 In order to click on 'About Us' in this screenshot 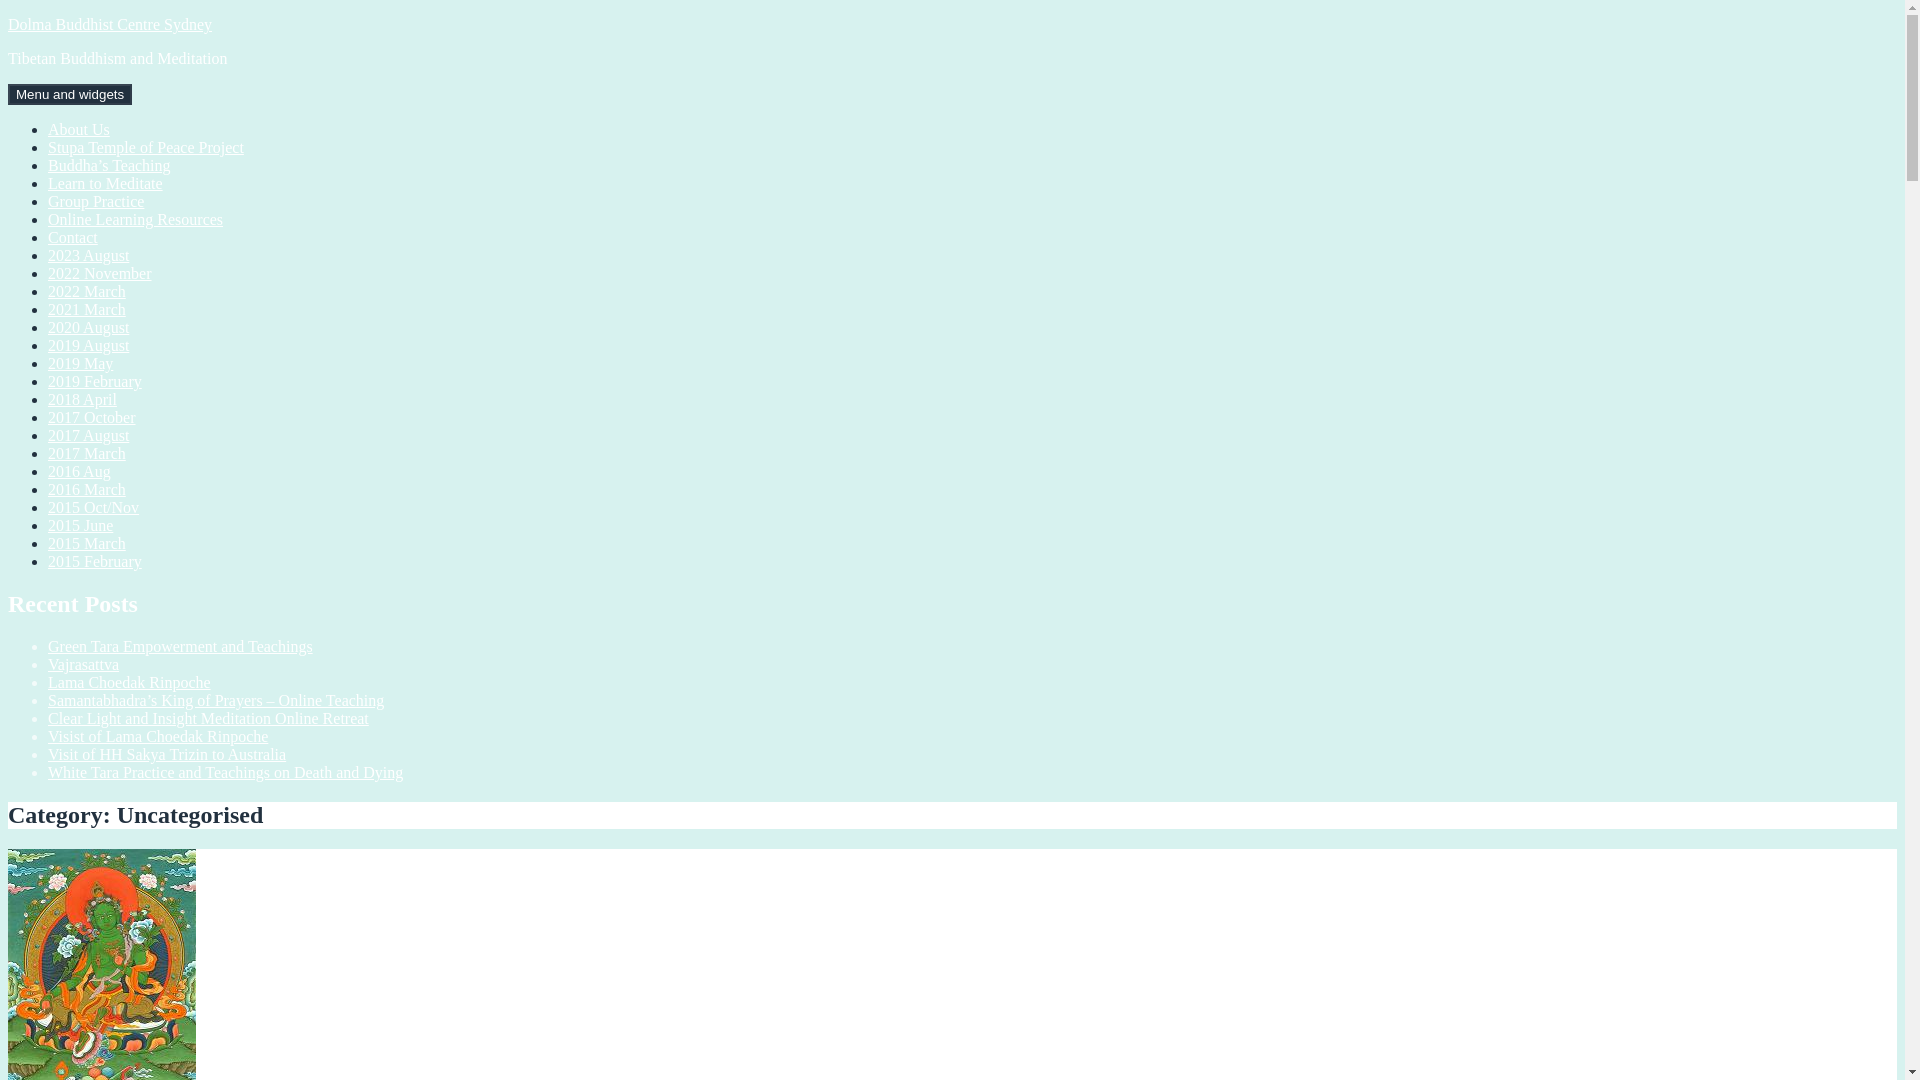, I will do `click(78, 129)`.